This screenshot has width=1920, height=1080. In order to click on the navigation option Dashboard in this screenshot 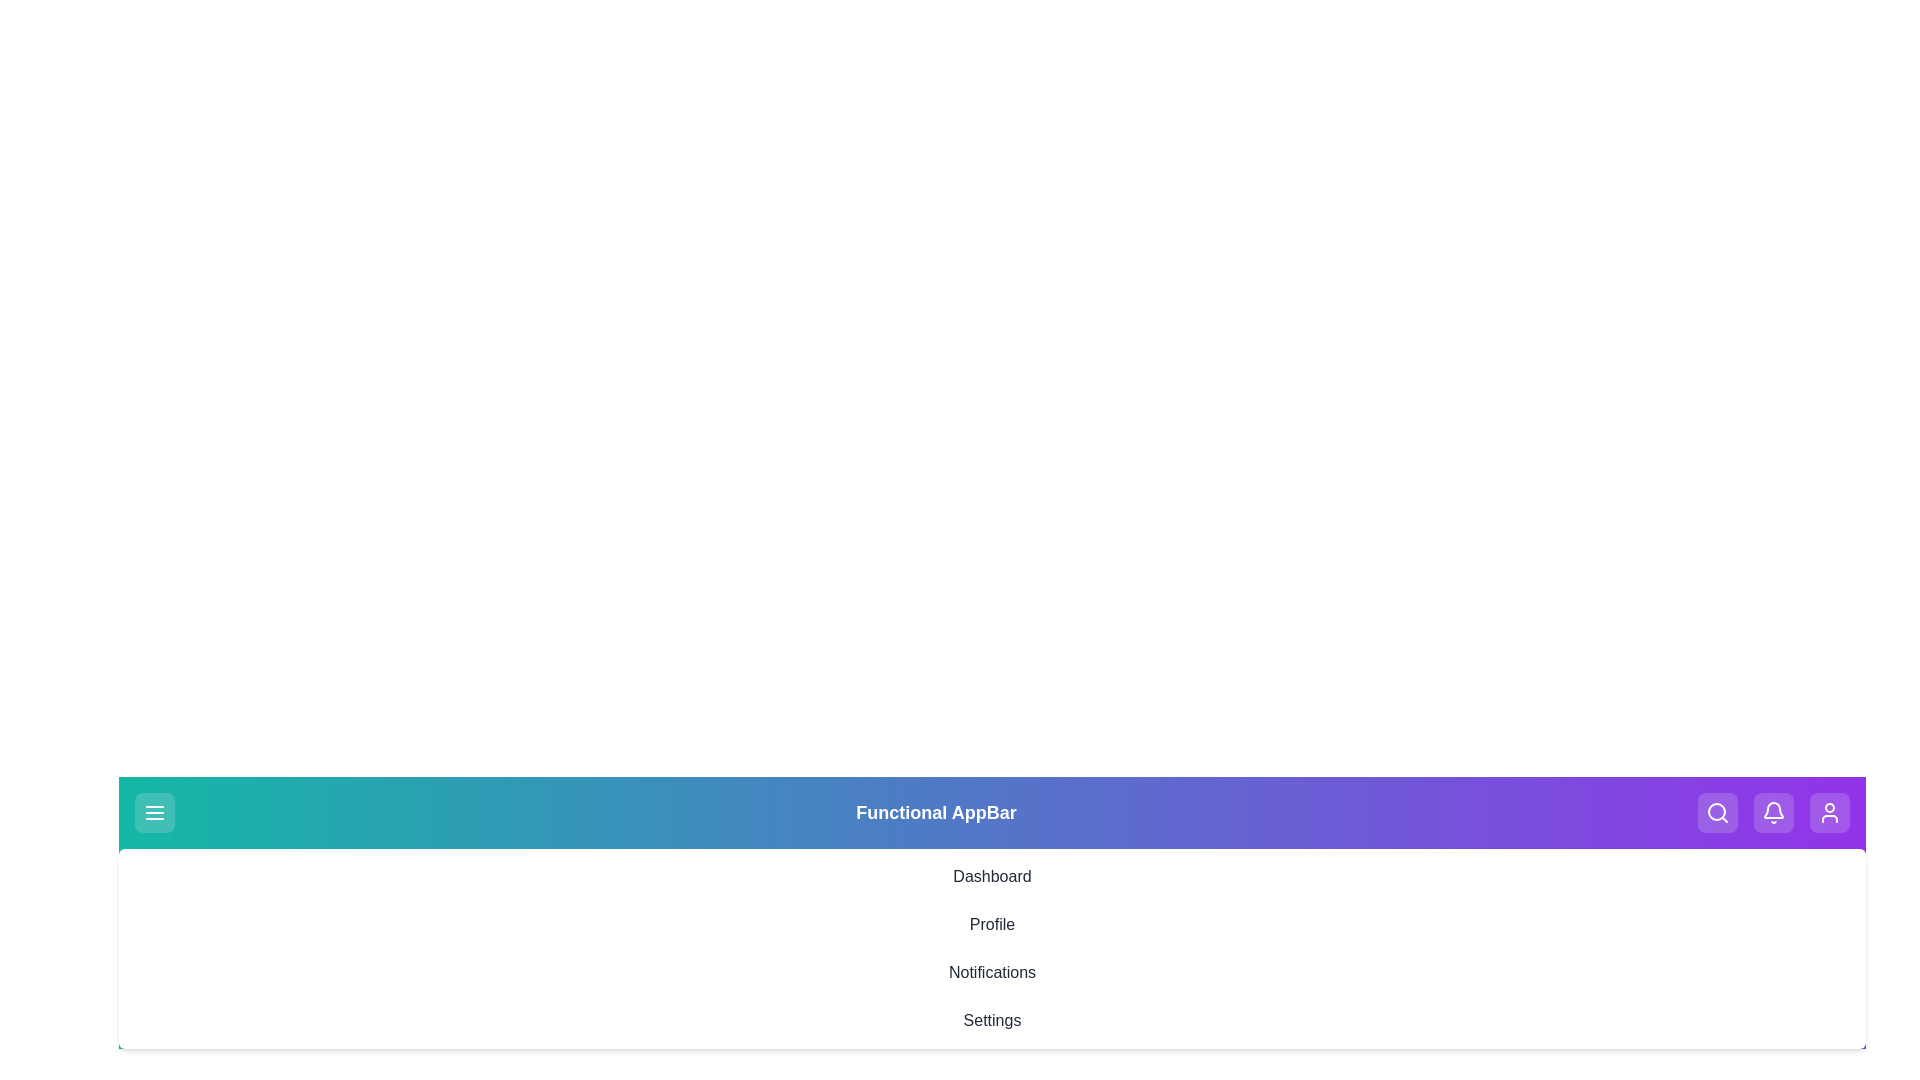, I will do `click(992, 875)`.